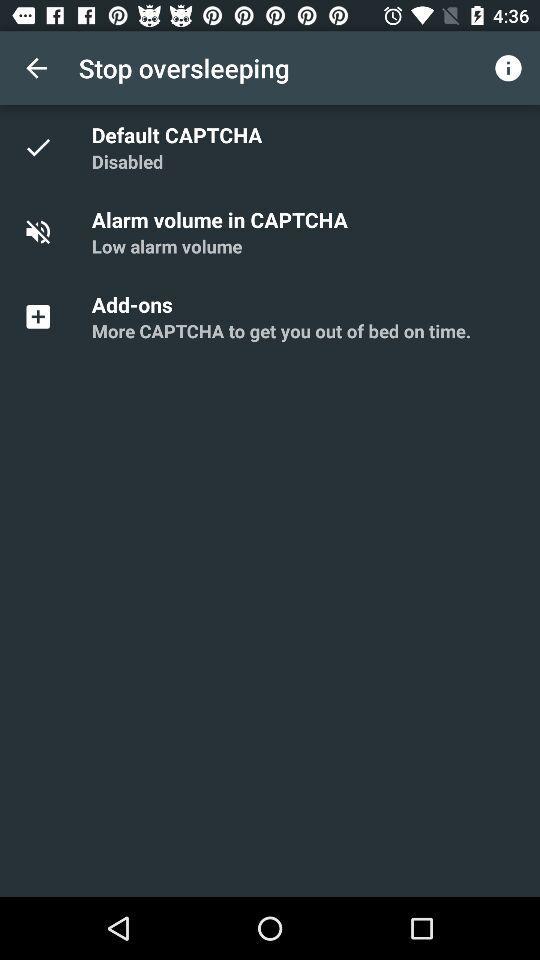 This screenshot has height=960, width=540. Describe the element at coordinates (127, 160) in the screenshot. I see `the disabled item` at that location.